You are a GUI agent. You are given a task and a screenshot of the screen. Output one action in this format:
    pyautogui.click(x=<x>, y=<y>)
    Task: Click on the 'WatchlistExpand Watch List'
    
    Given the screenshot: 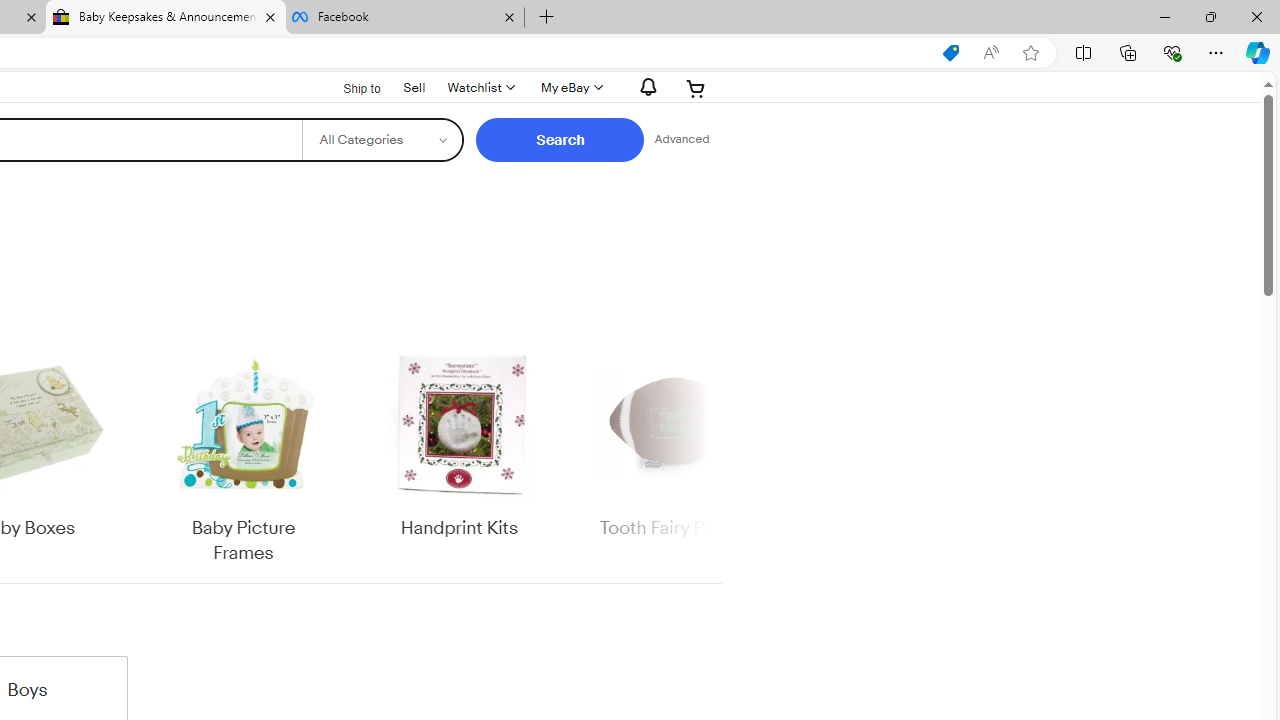 What is the action you would take?
    pyautogui.click(x=480, y=87)
    